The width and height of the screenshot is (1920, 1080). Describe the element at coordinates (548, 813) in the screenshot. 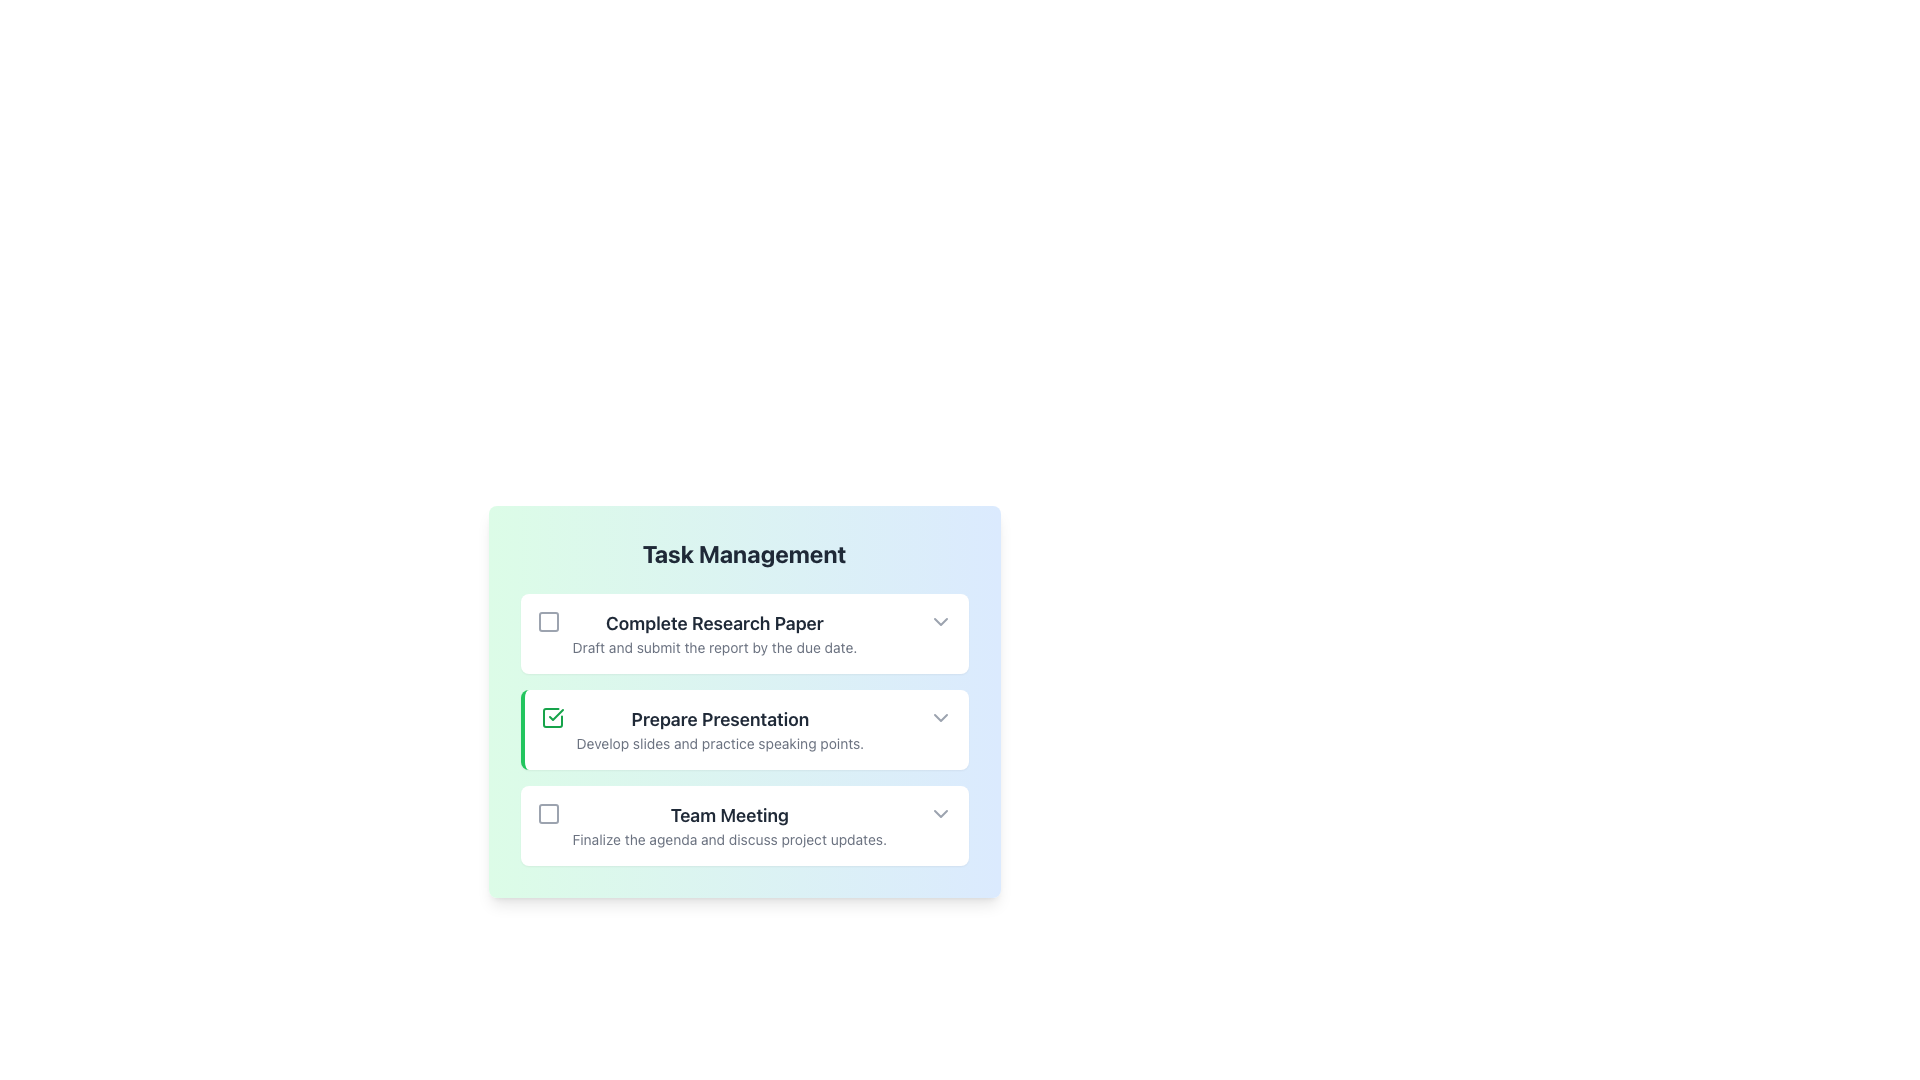

I see `the Checkbox element for the 'Team Meeting' task` at that location.